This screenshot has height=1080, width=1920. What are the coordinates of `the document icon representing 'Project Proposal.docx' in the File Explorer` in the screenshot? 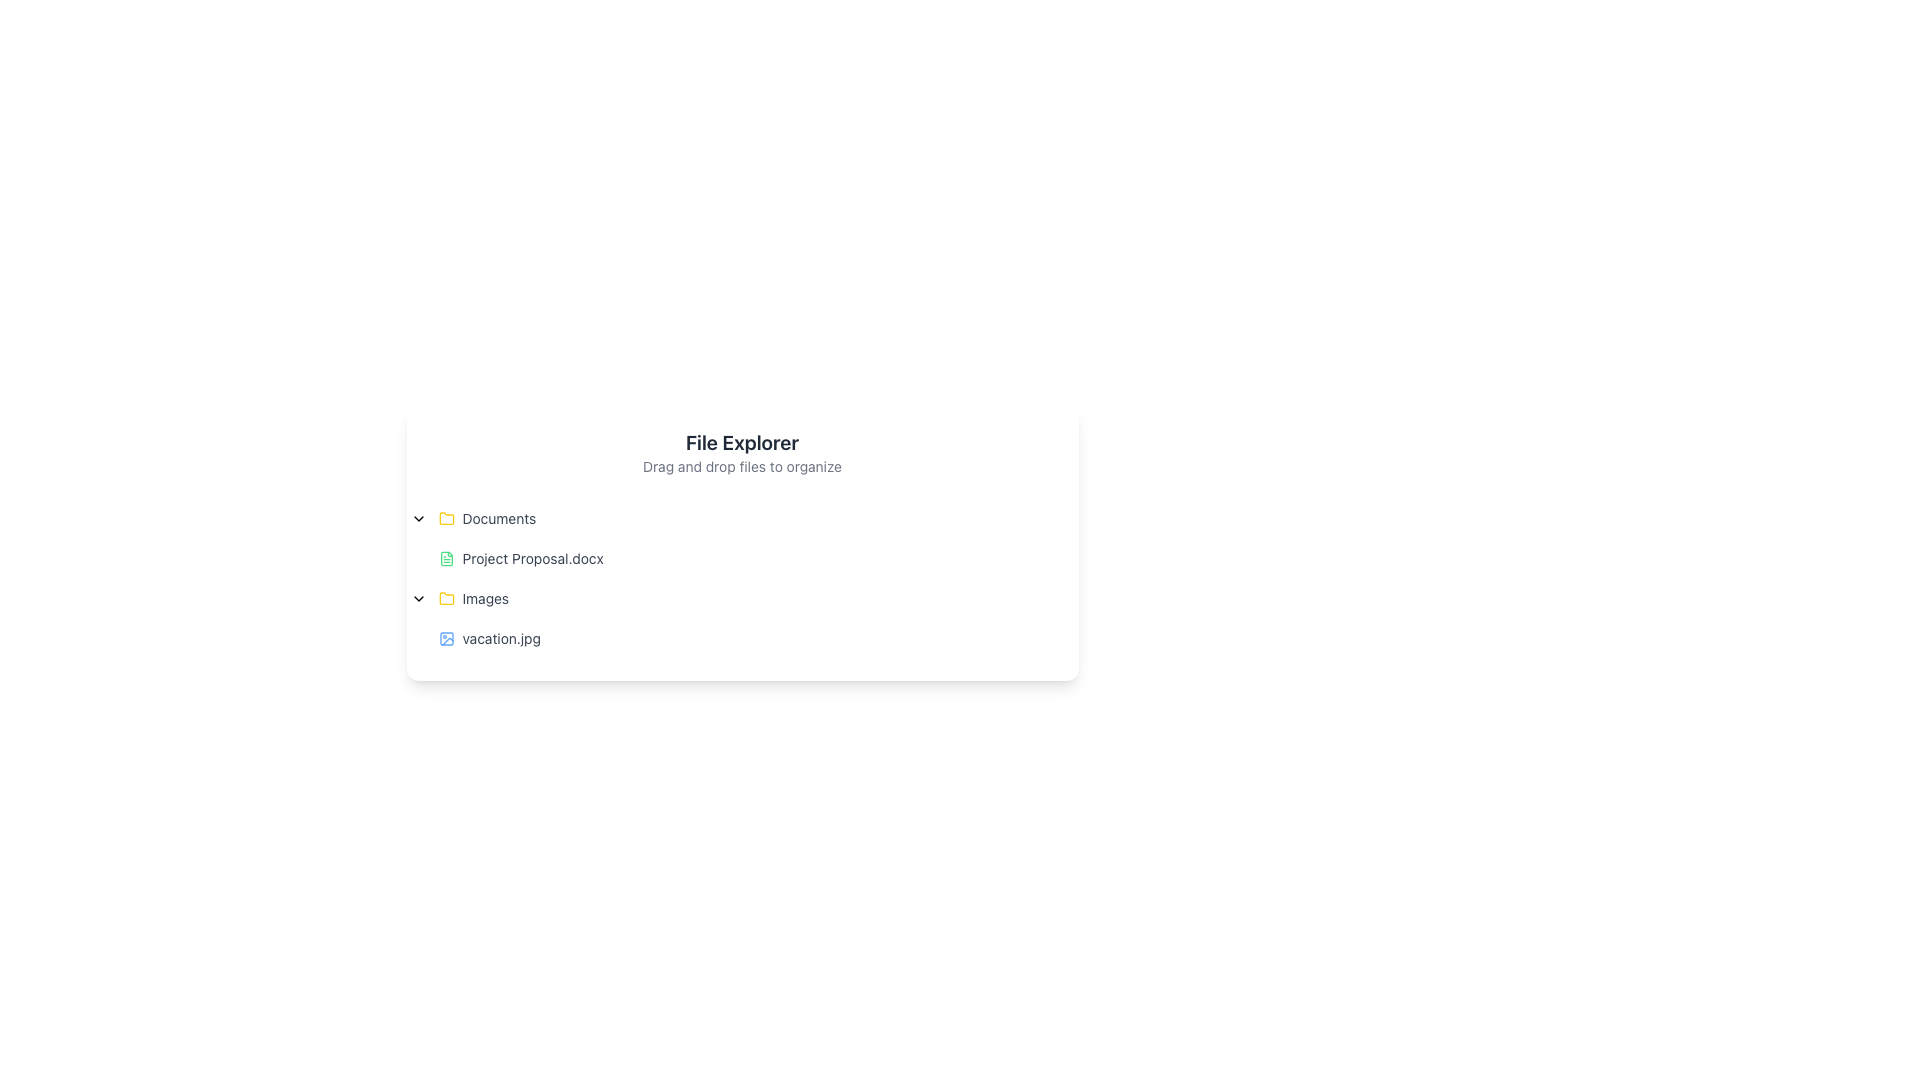 It's located at (445, 559).